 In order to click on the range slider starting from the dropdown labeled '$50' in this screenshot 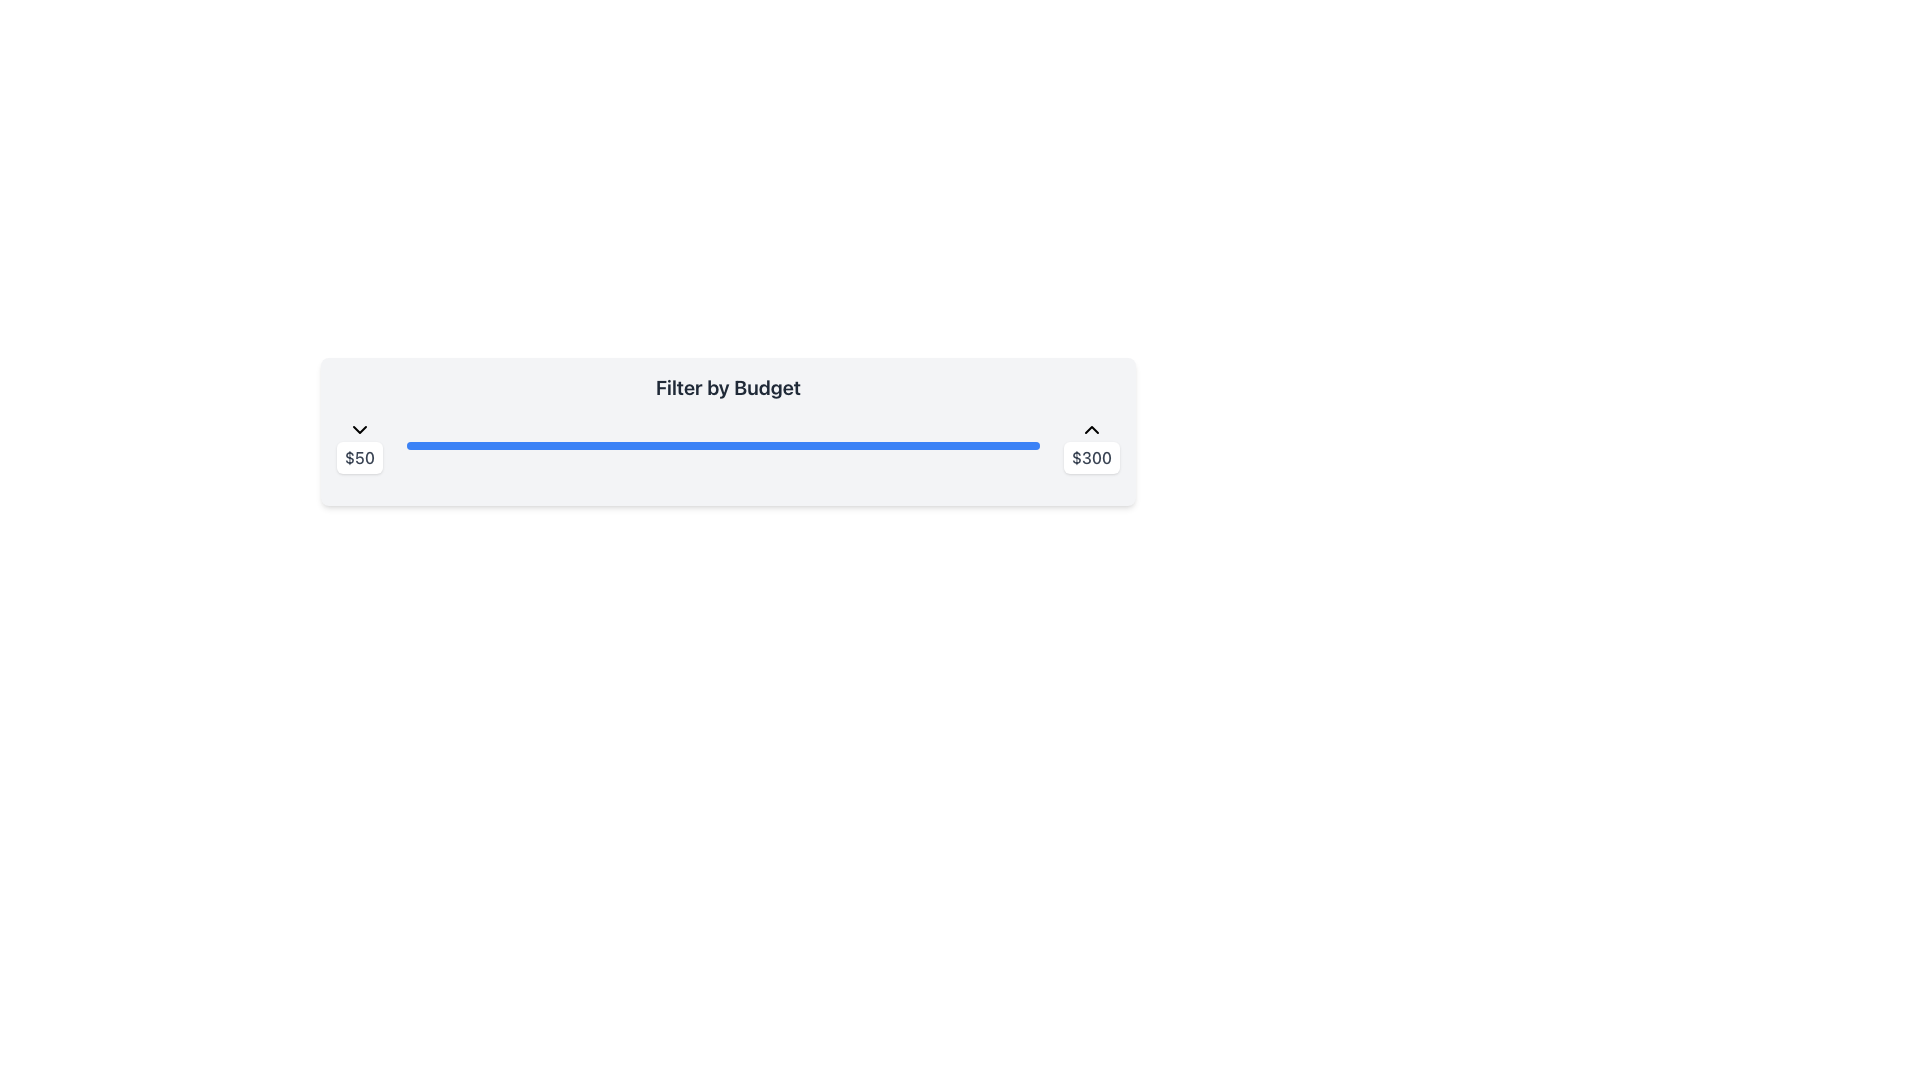, I will do `click(360, 445)`.